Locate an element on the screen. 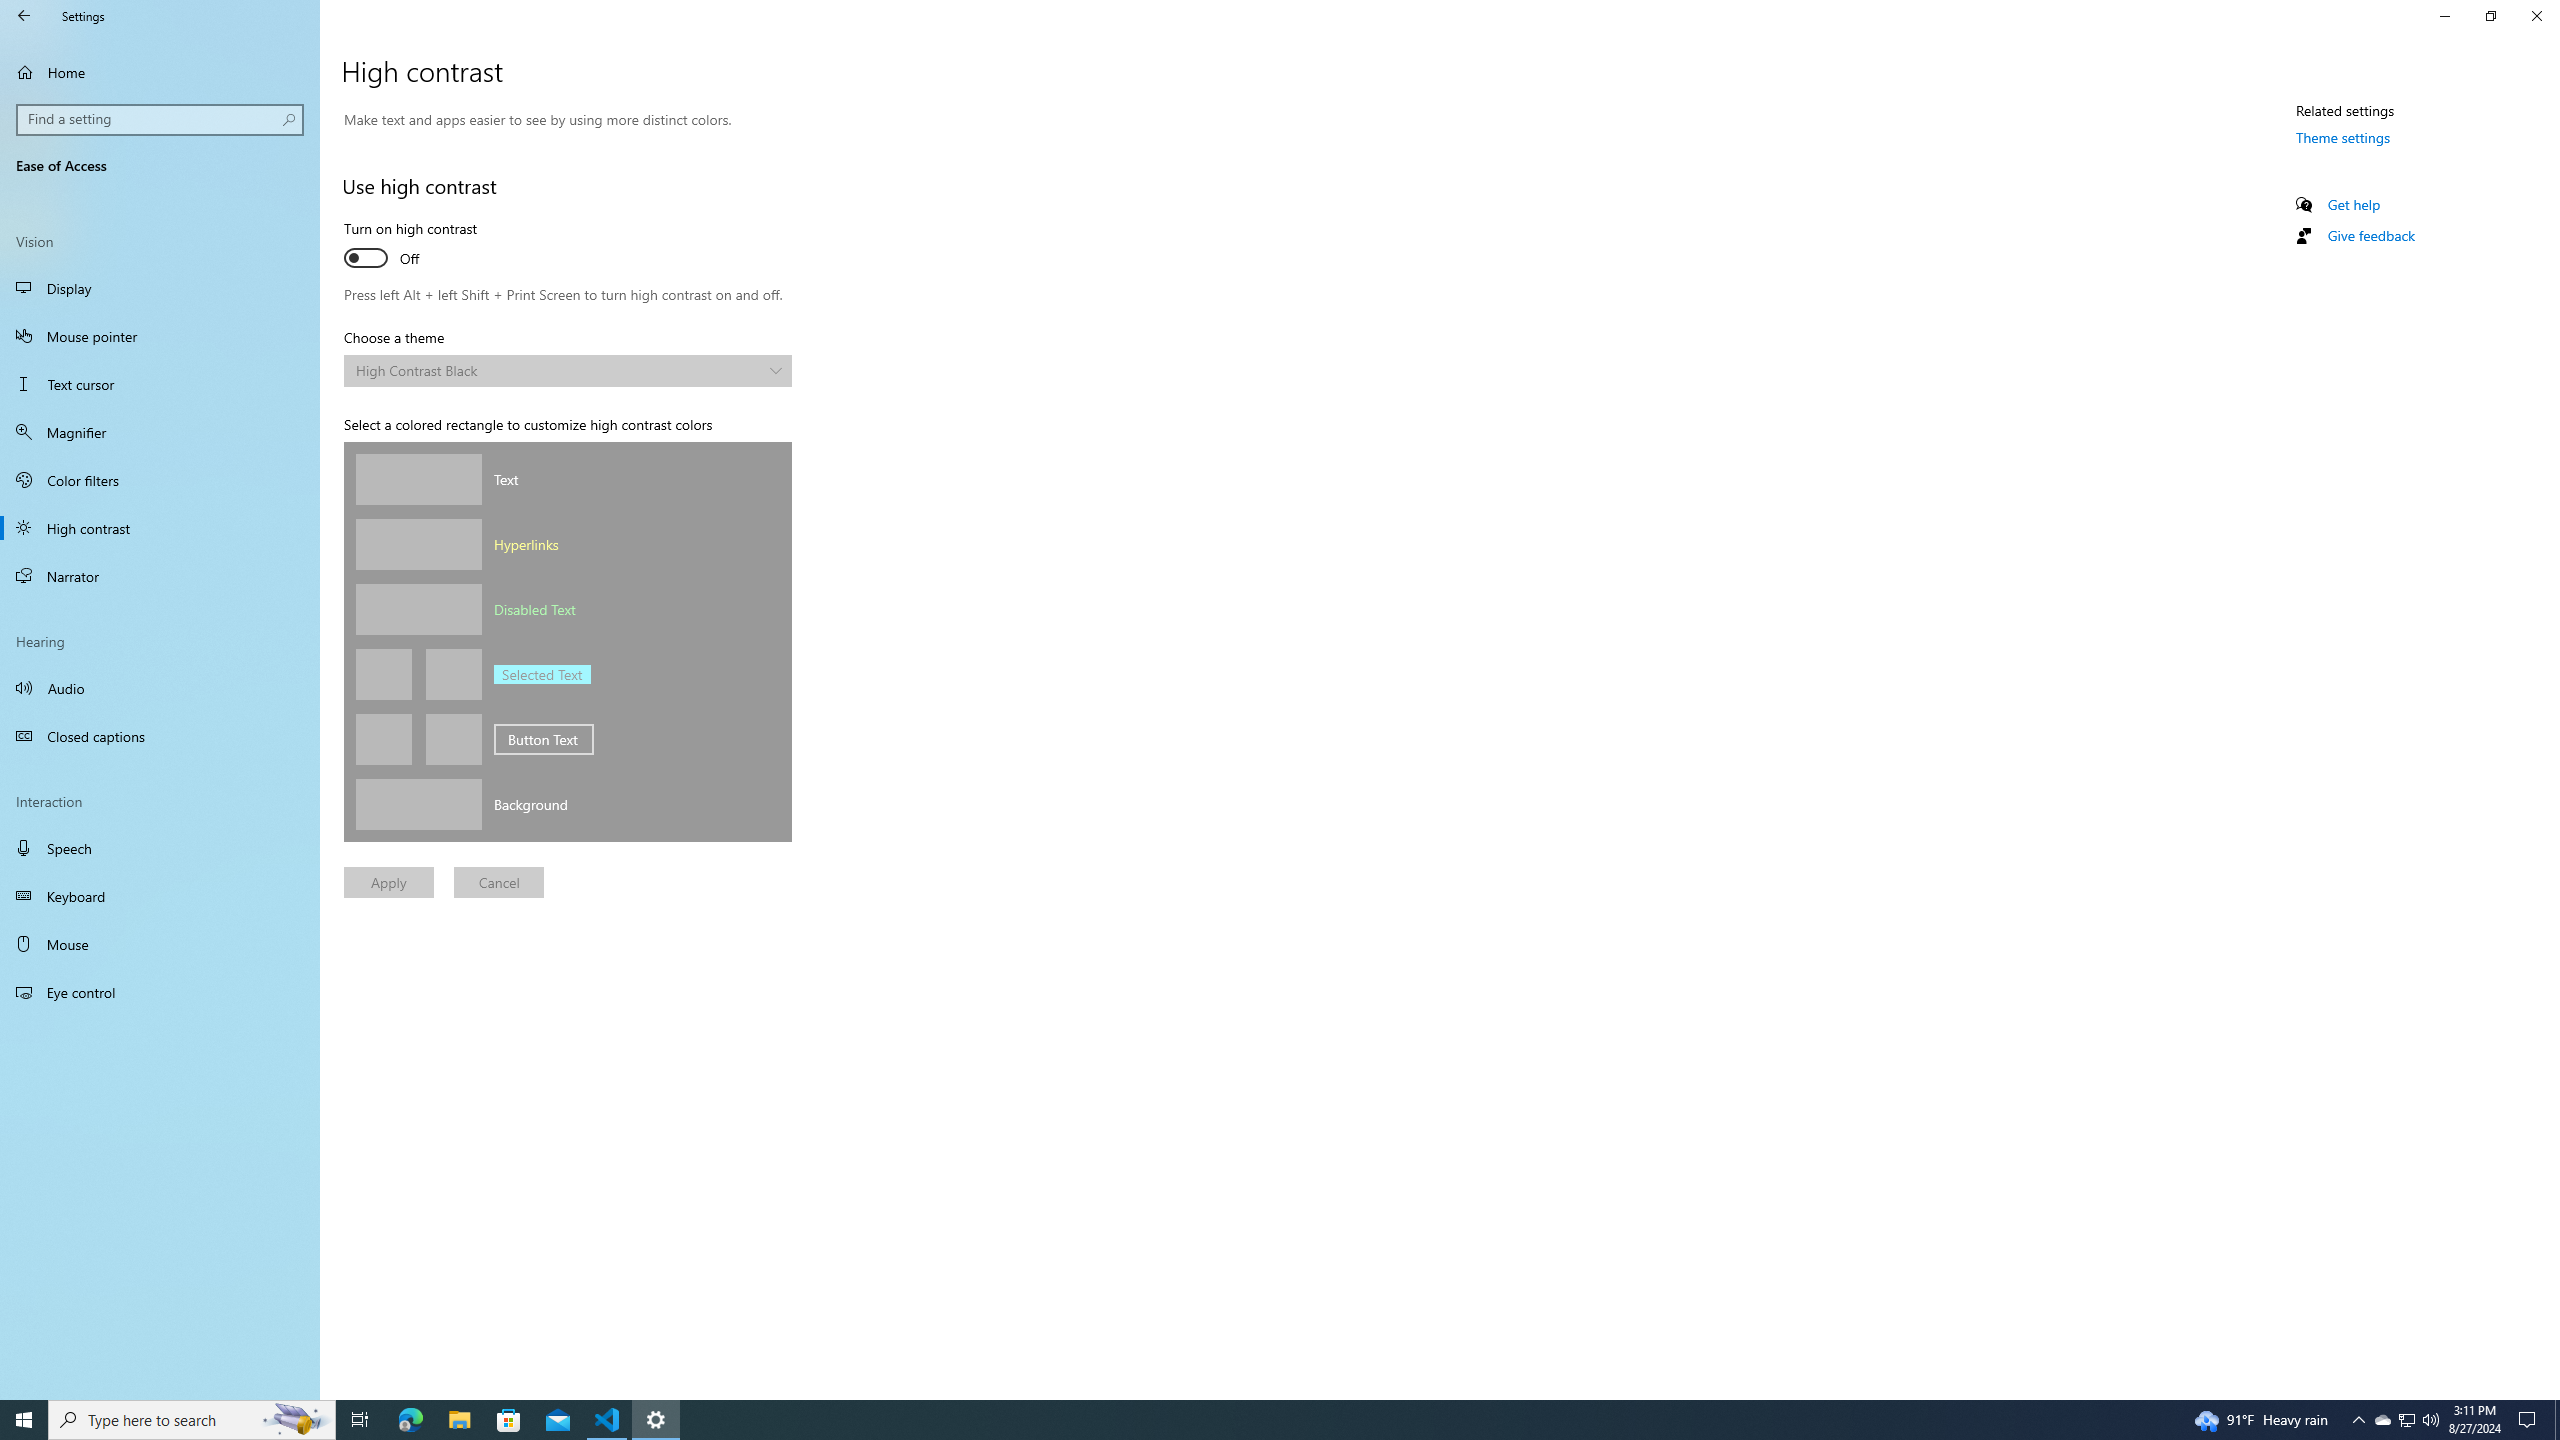  'Button background color' is located at coordinates (452, 739).